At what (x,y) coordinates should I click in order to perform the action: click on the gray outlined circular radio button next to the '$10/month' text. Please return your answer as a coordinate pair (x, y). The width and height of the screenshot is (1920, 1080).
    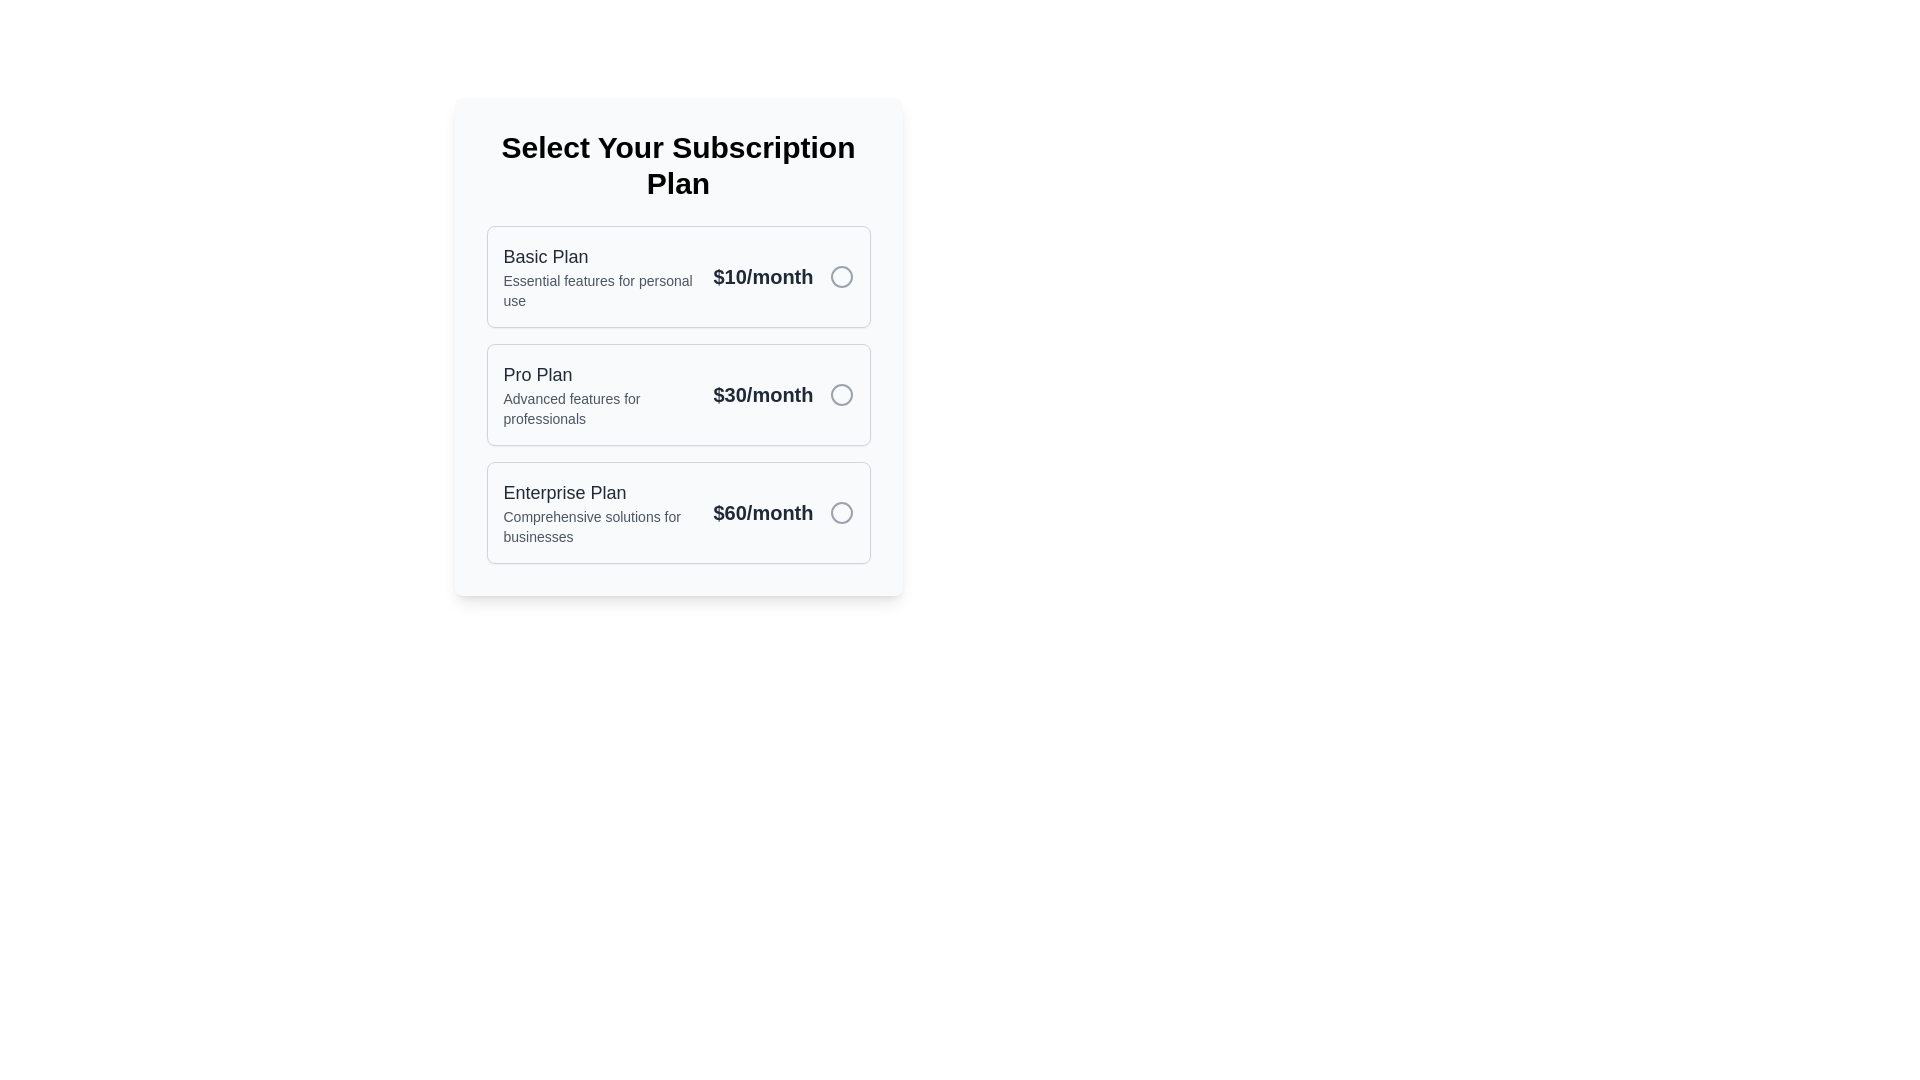
    Looking at the image, I should click on (841, 277).